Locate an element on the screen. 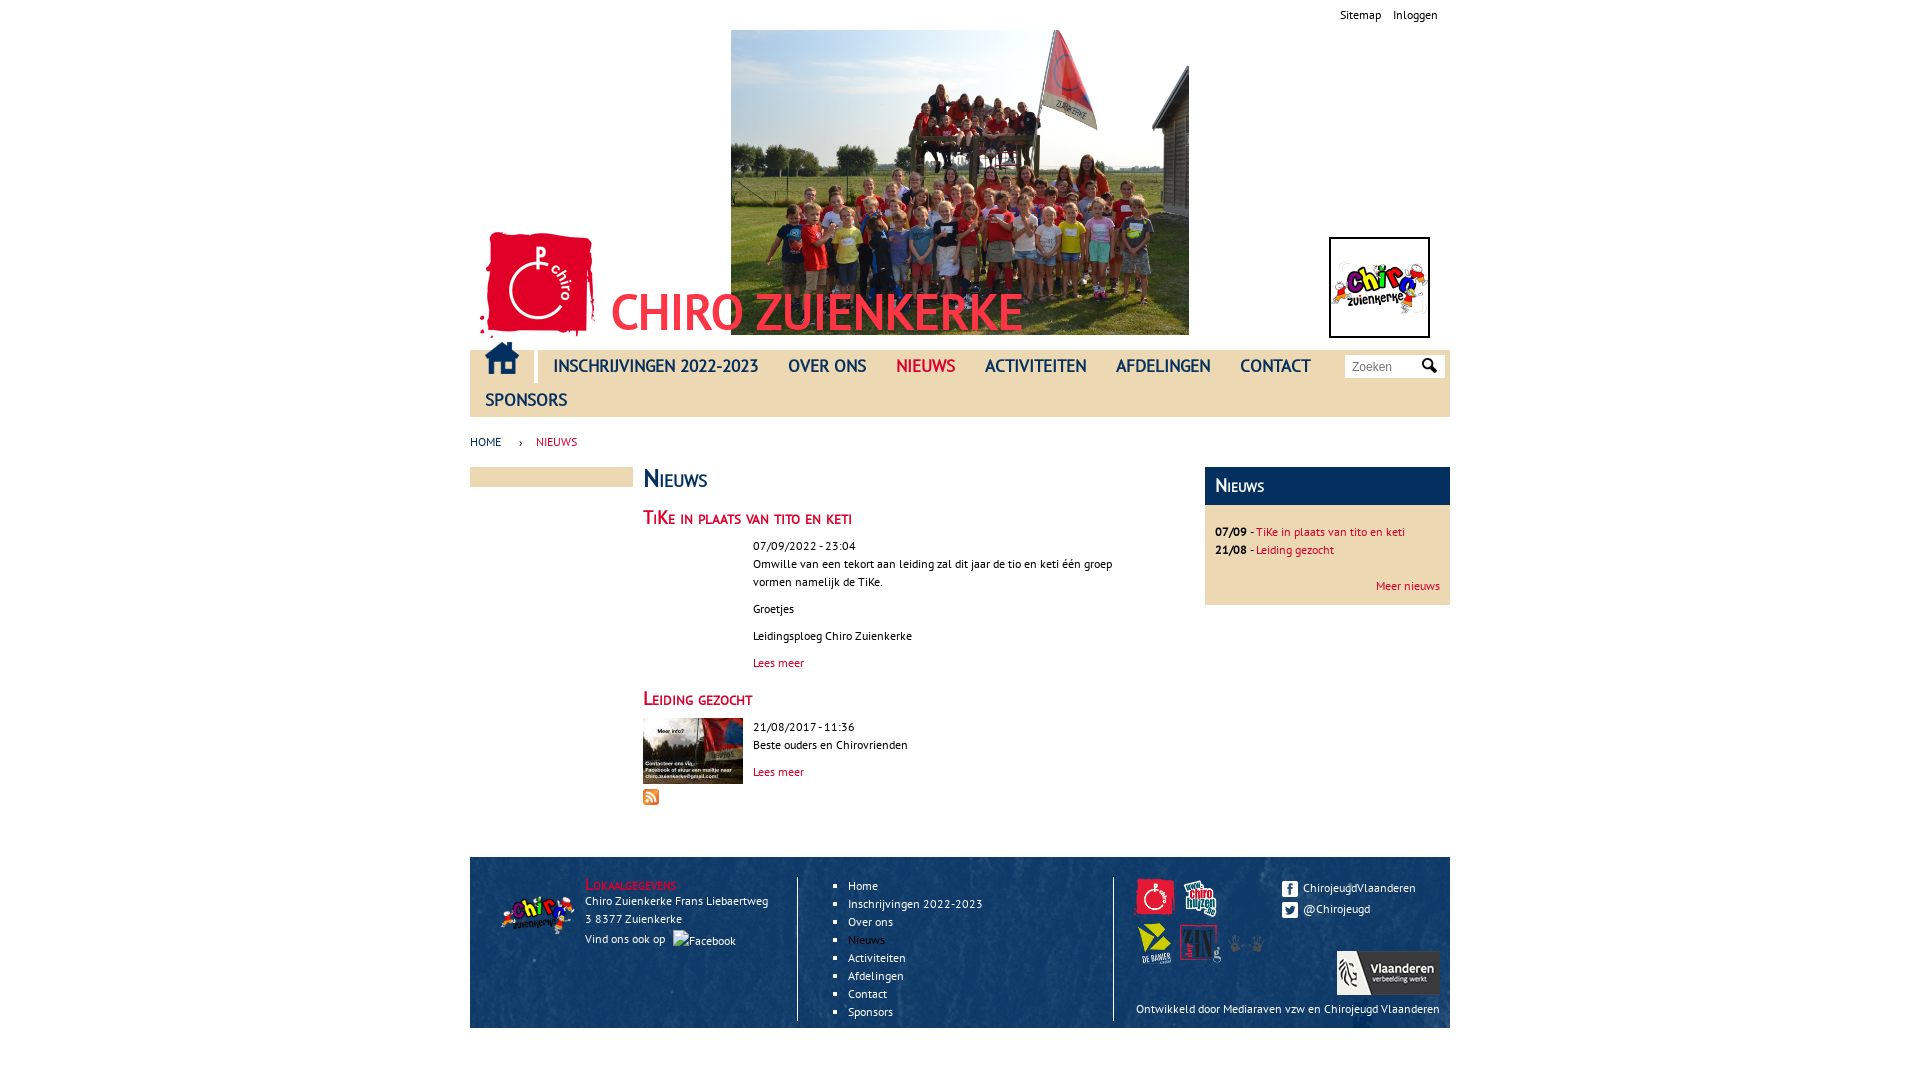  'Meer nieuws' is located at coordinates (1406, 585).